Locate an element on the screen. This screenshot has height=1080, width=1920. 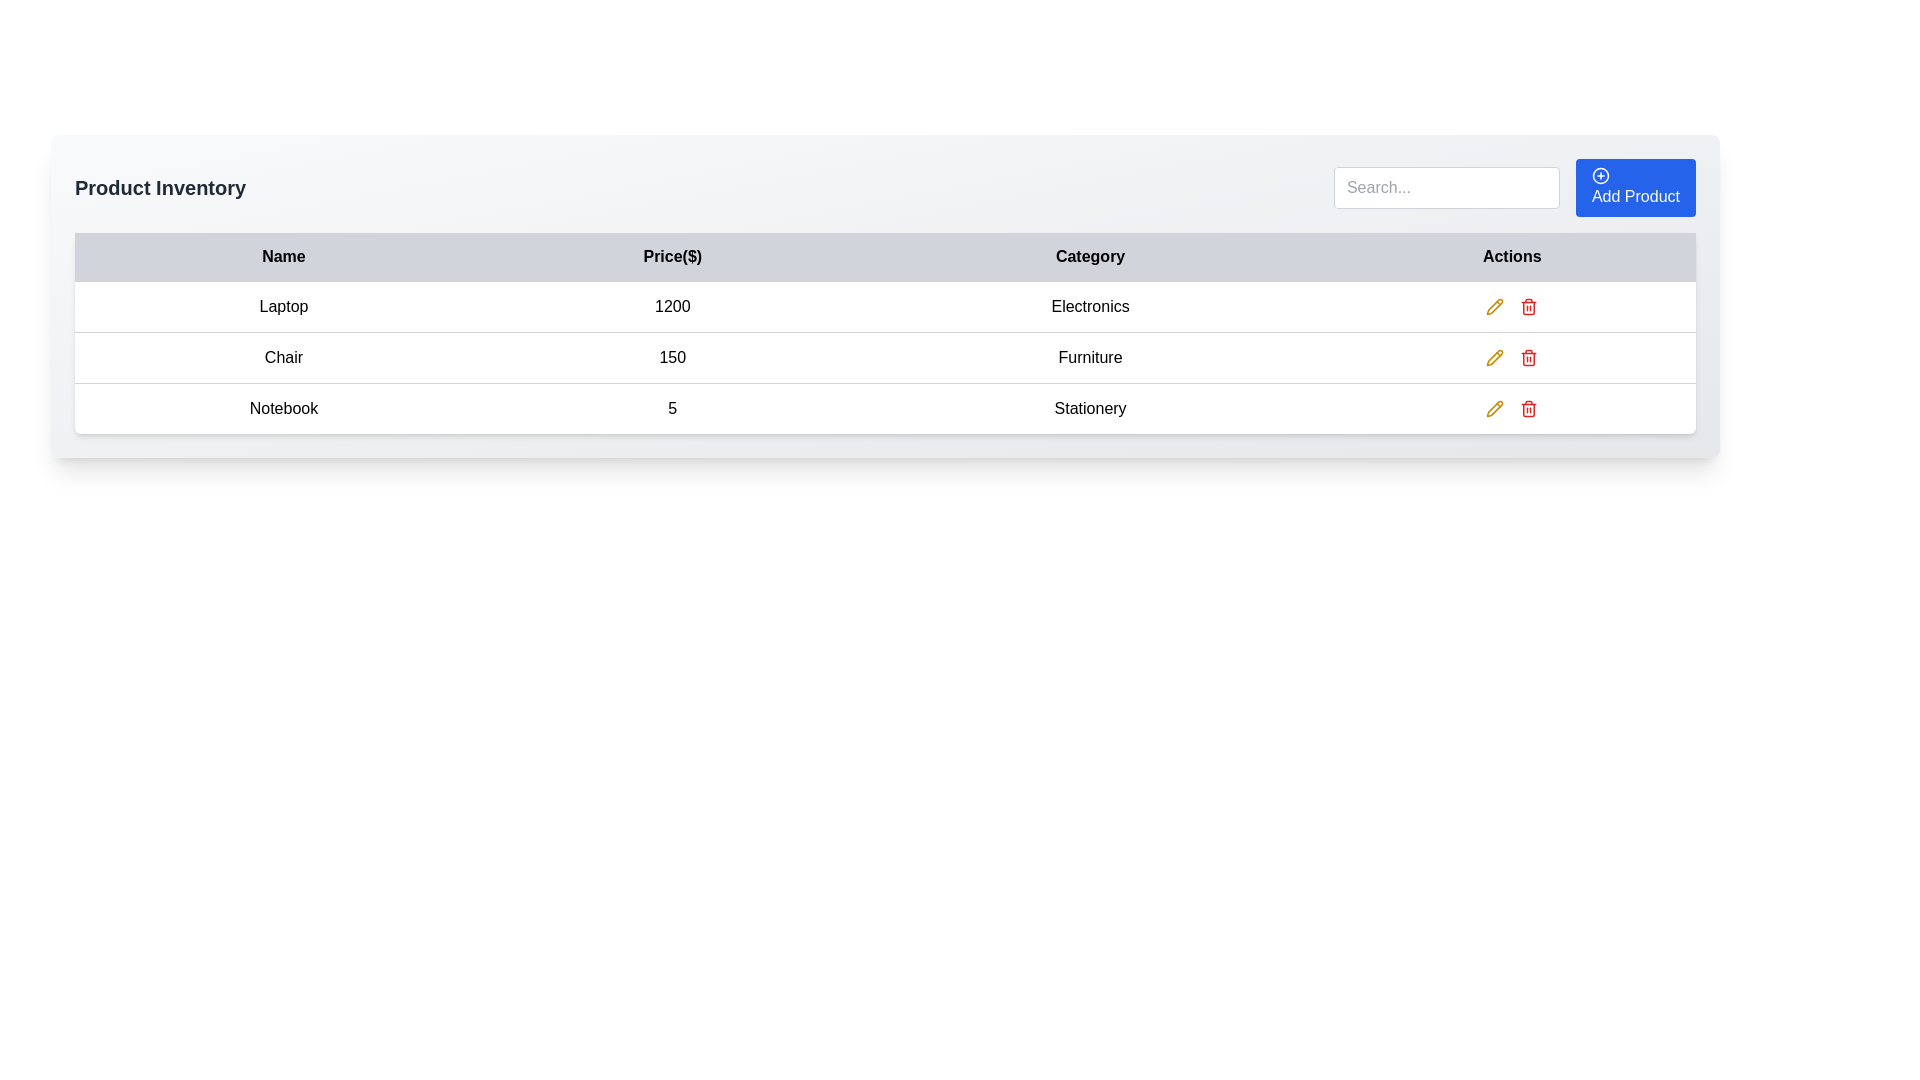
the delete icon button in the actions column of the third row of the data table is located at coordinates (1528, 357).